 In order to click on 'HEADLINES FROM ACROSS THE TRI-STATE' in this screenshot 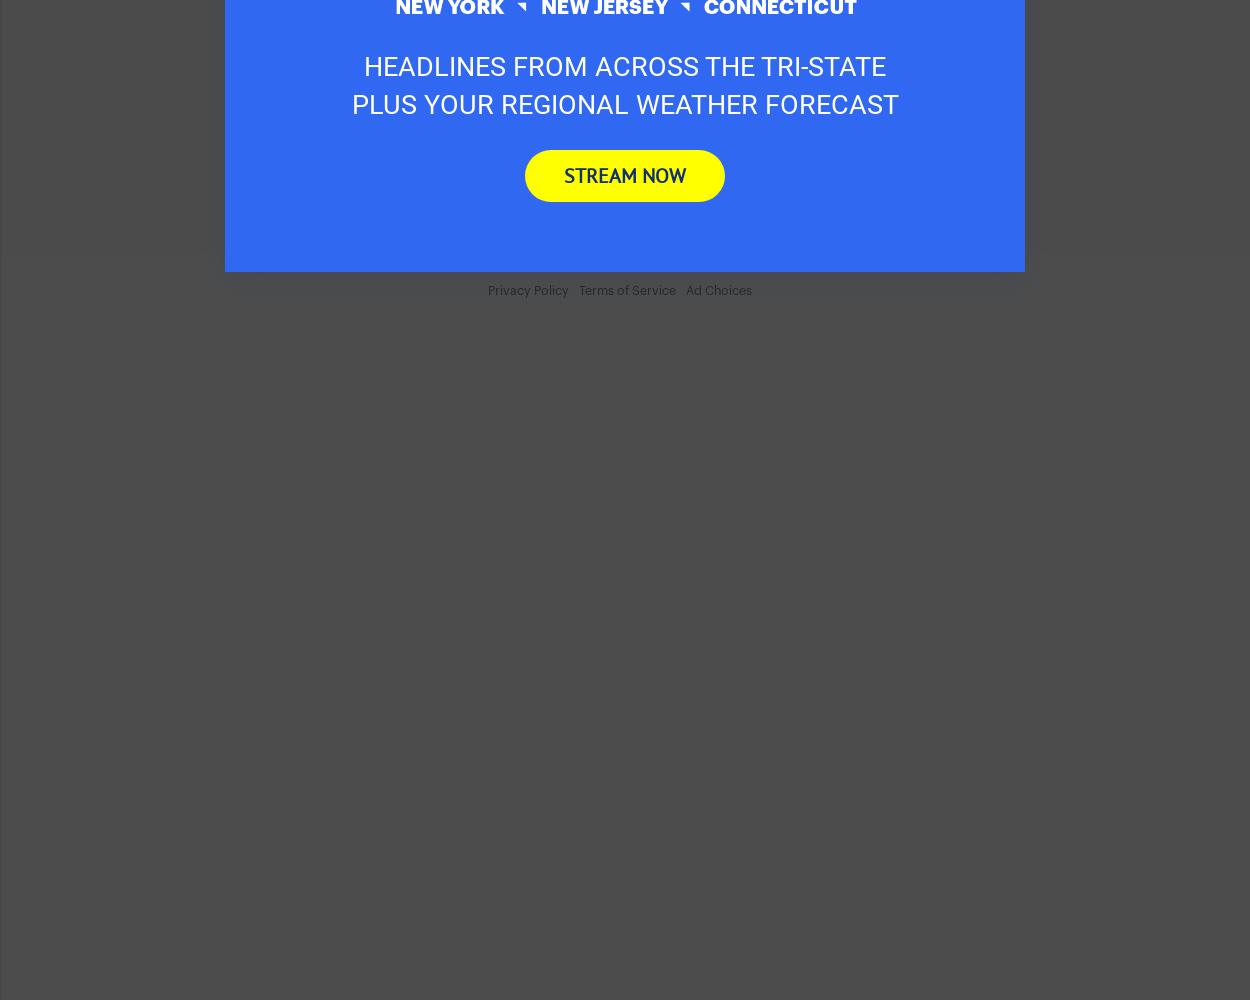, I will do `click(363, 66)`.